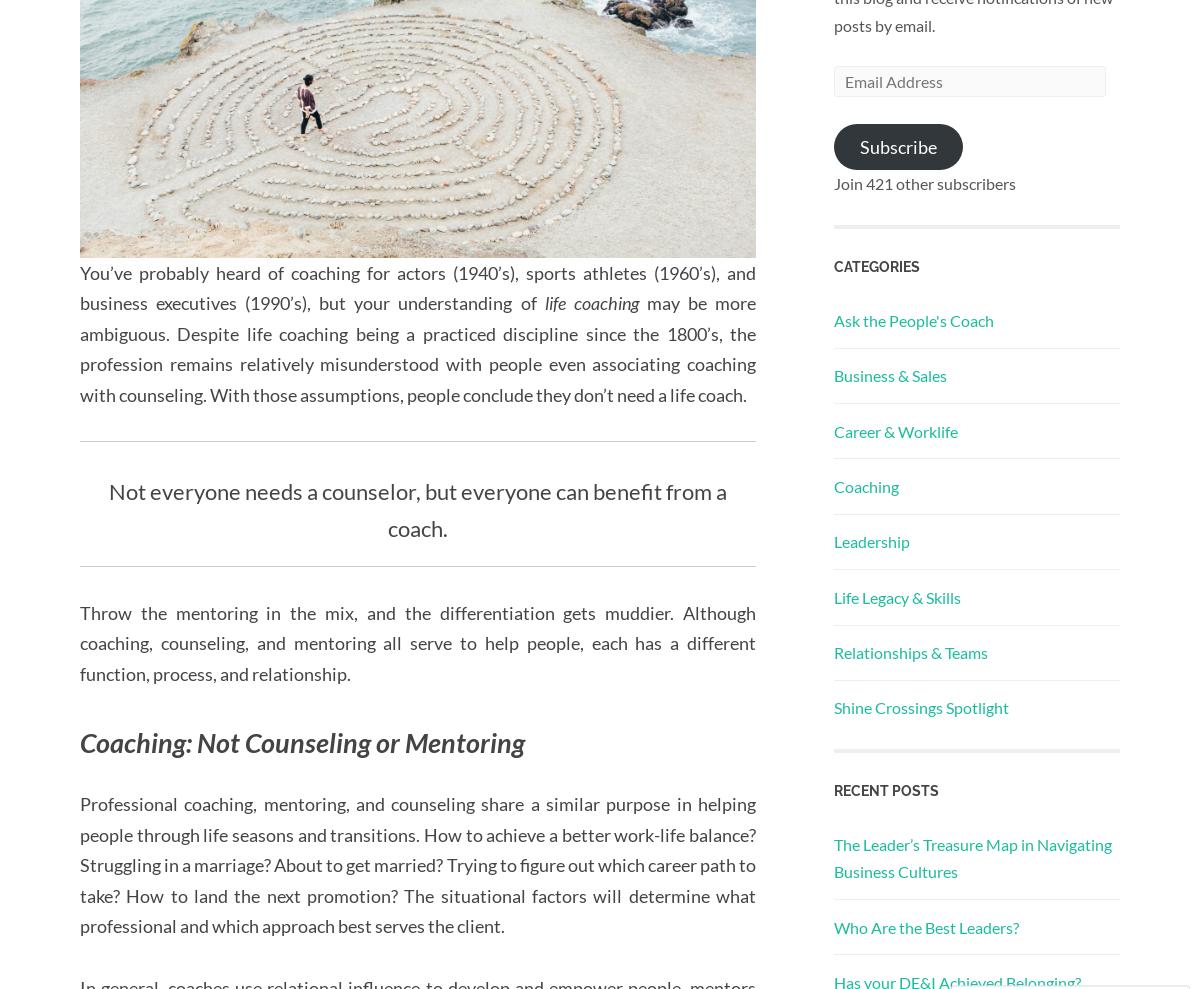  What do you see at coordinates (417, 509) in the screenshot?
I see `'Not everyone needs a counselor, but everyone can benefit from a coach.'` at bounding box center [417, 509].